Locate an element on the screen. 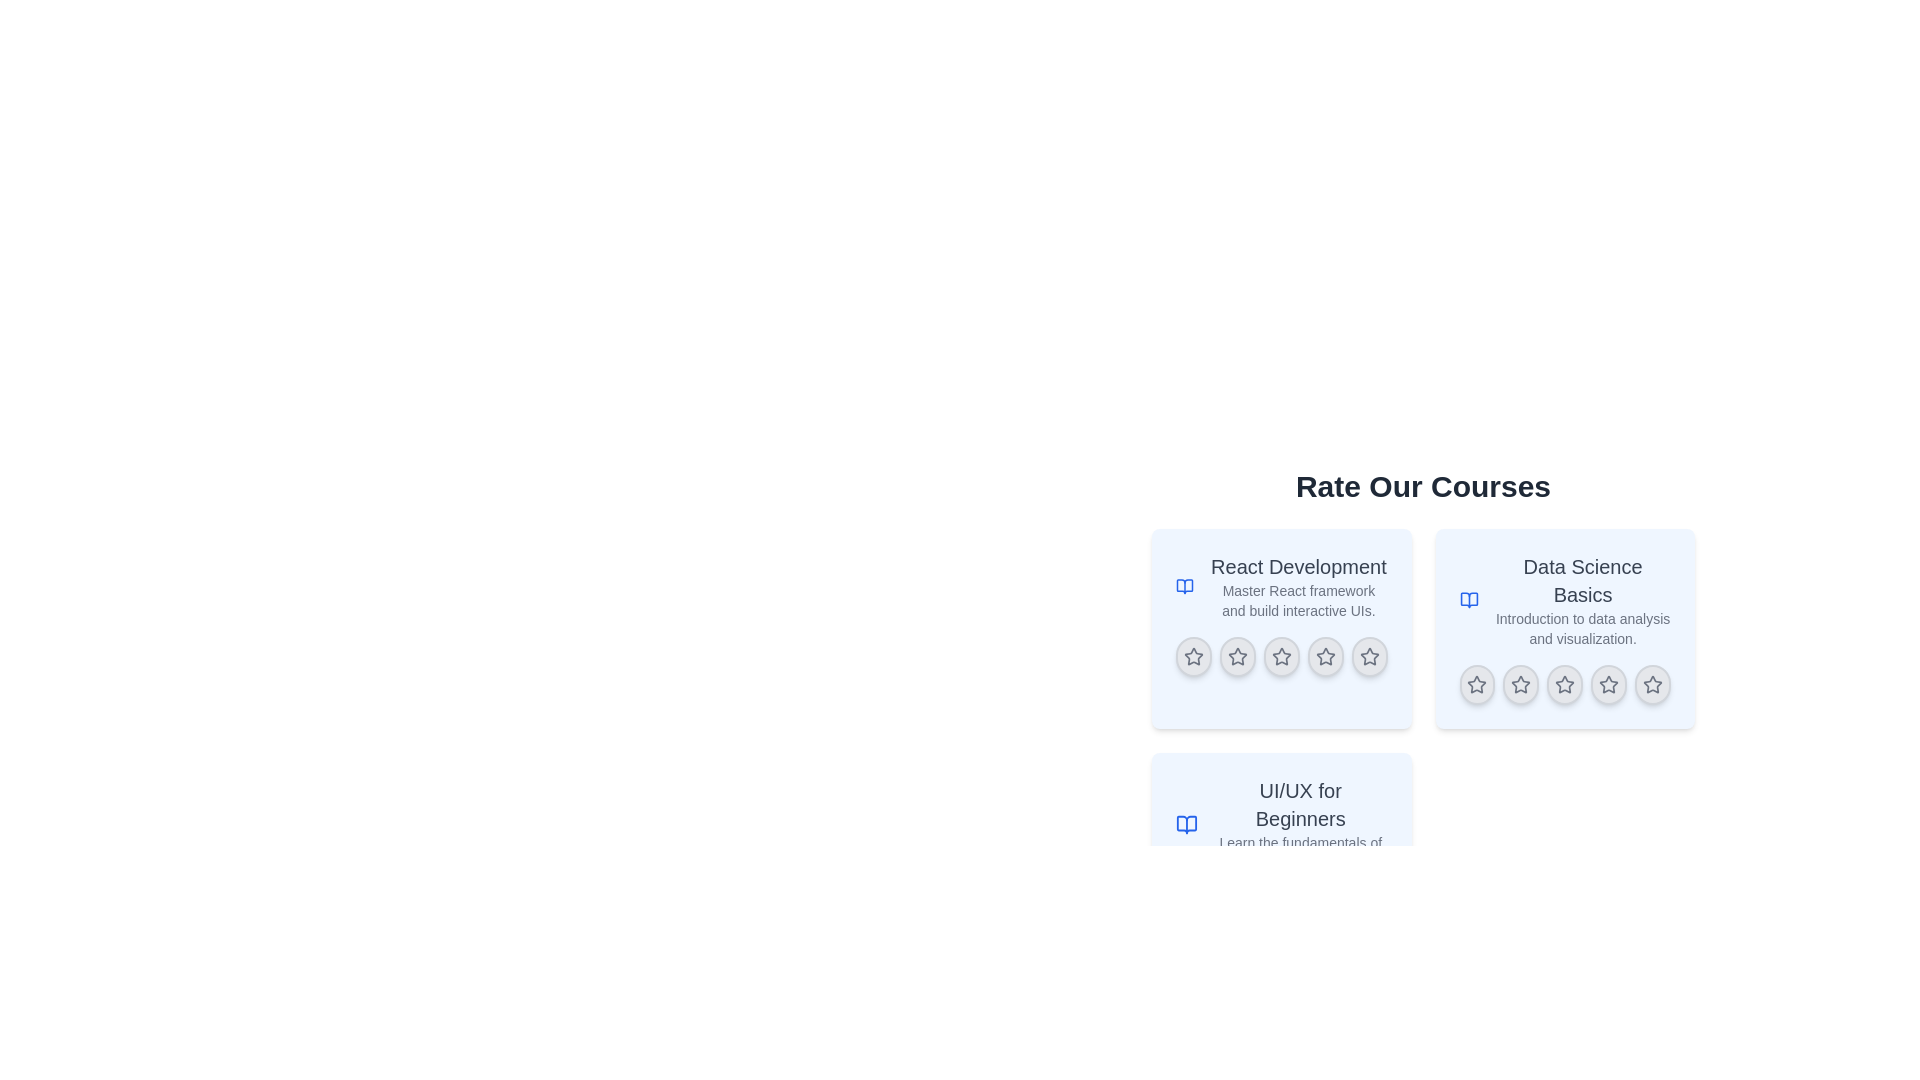 This screenshot has width=1920, height=1080. the 'React Development' label displayed in bold dark gray text at the top-left corner of the first course card is located at coordinates (1298, 567).